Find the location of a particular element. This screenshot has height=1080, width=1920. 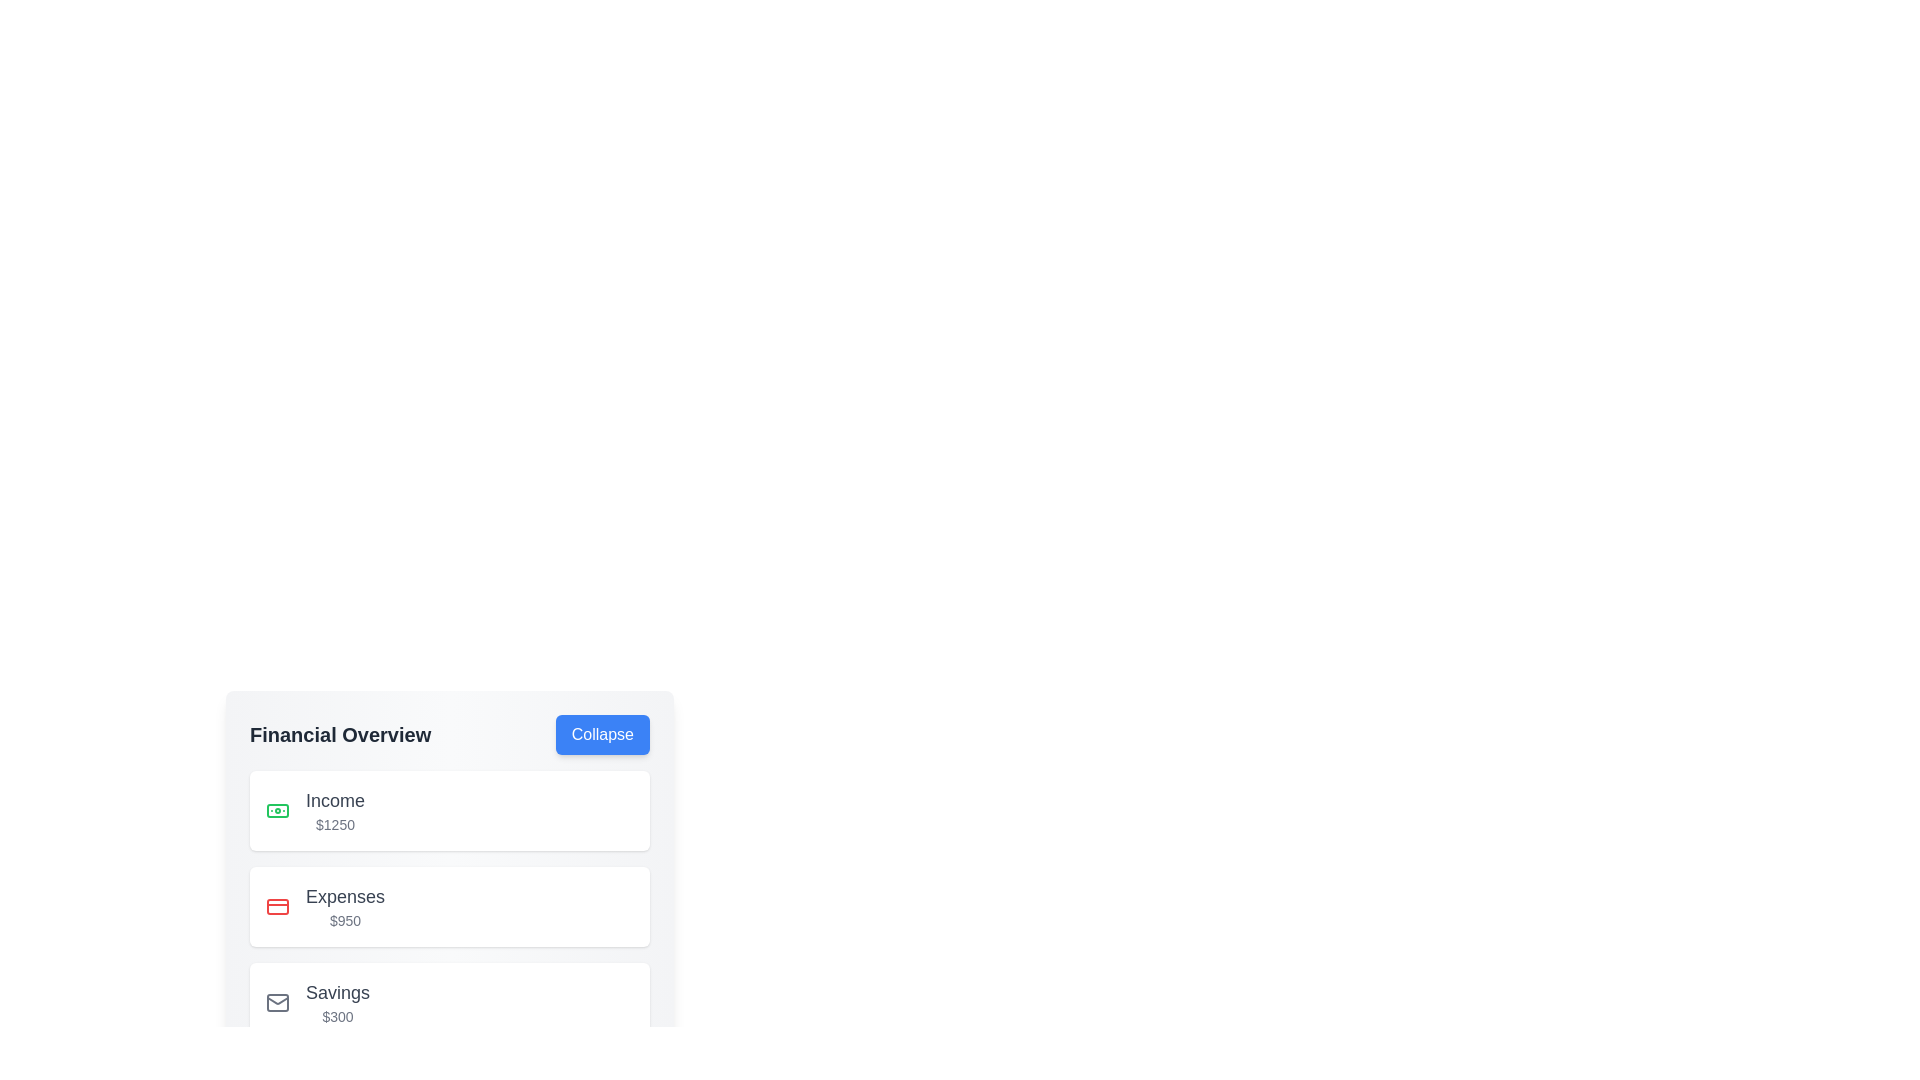

the static text label displaying the numerical value '$300' located below the 'Savings' label in the financial overview section is located at coordinates (338, 1017).